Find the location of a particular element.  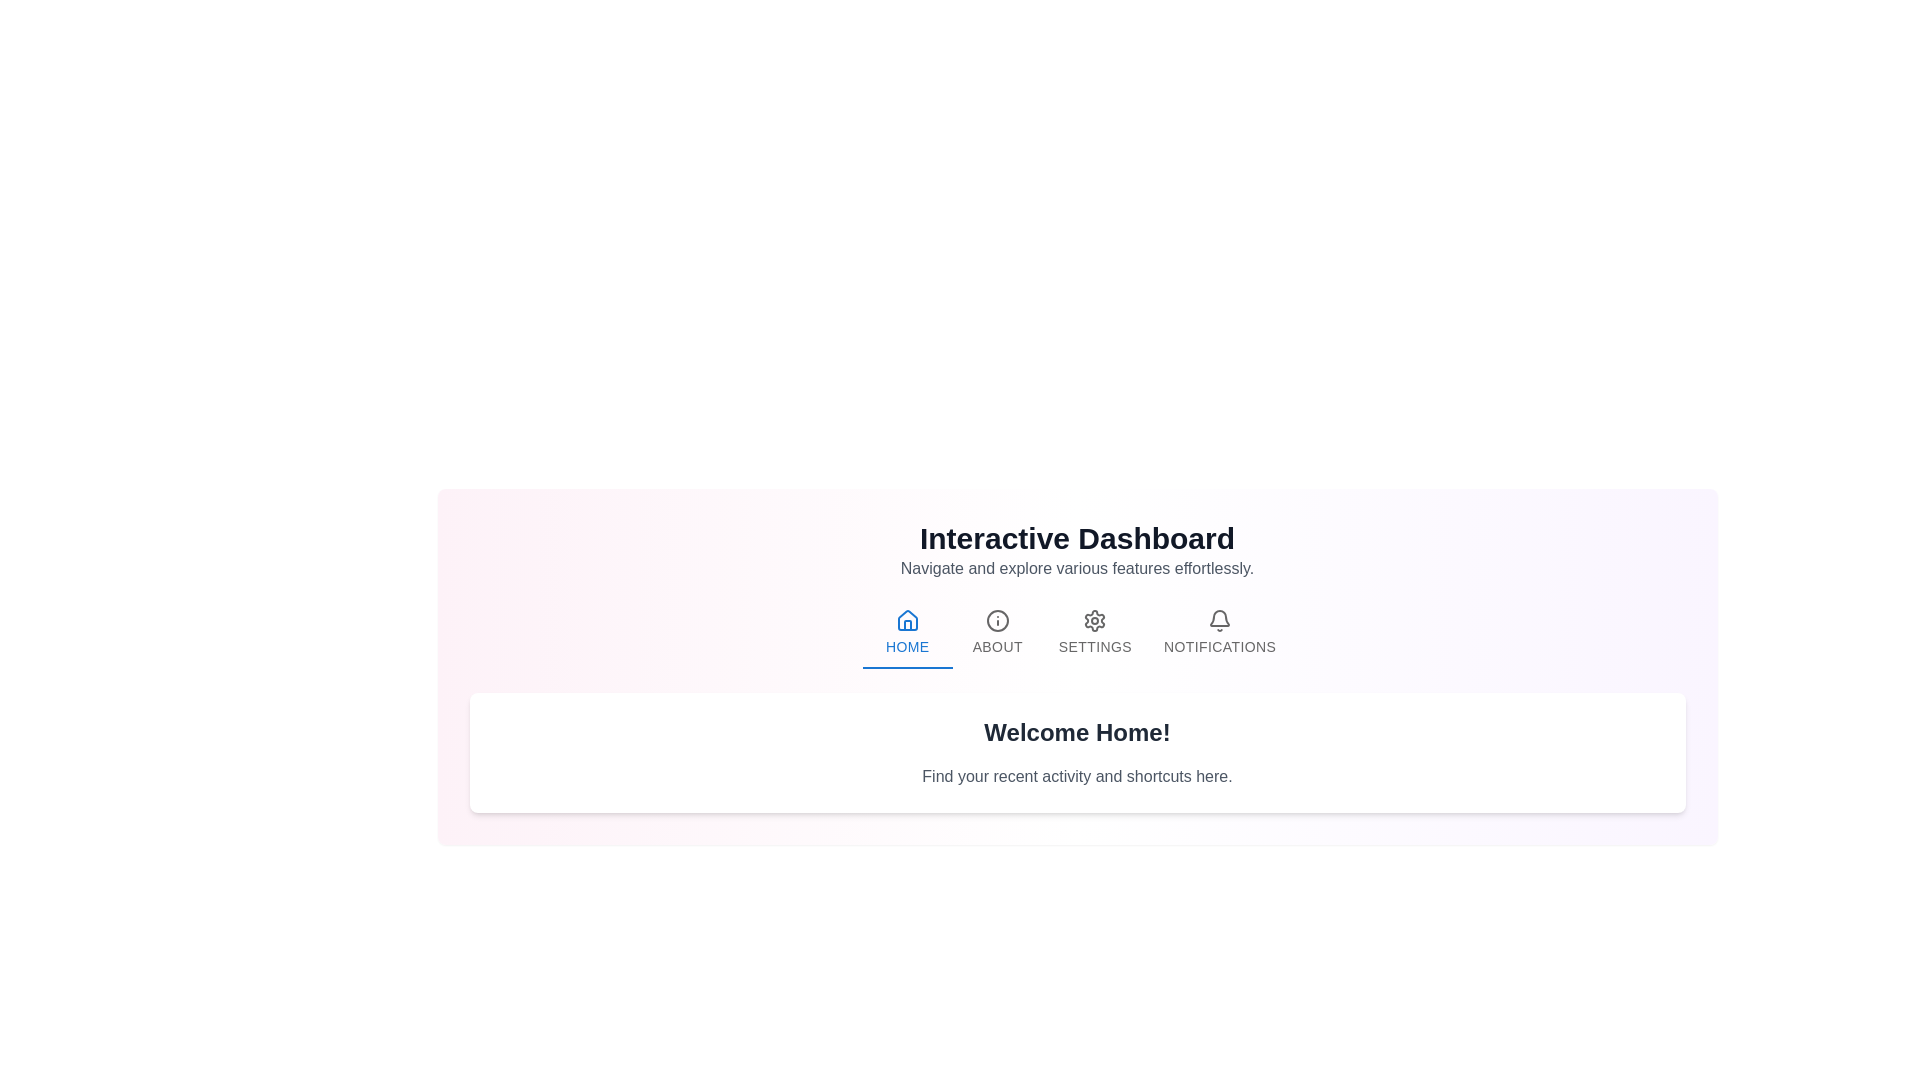

the visual indicator that shows the 'HOME' tab is currently selected in the navigation tab bar, located horizontally below the 'HOME' tab is located at coordinates (906, 667).